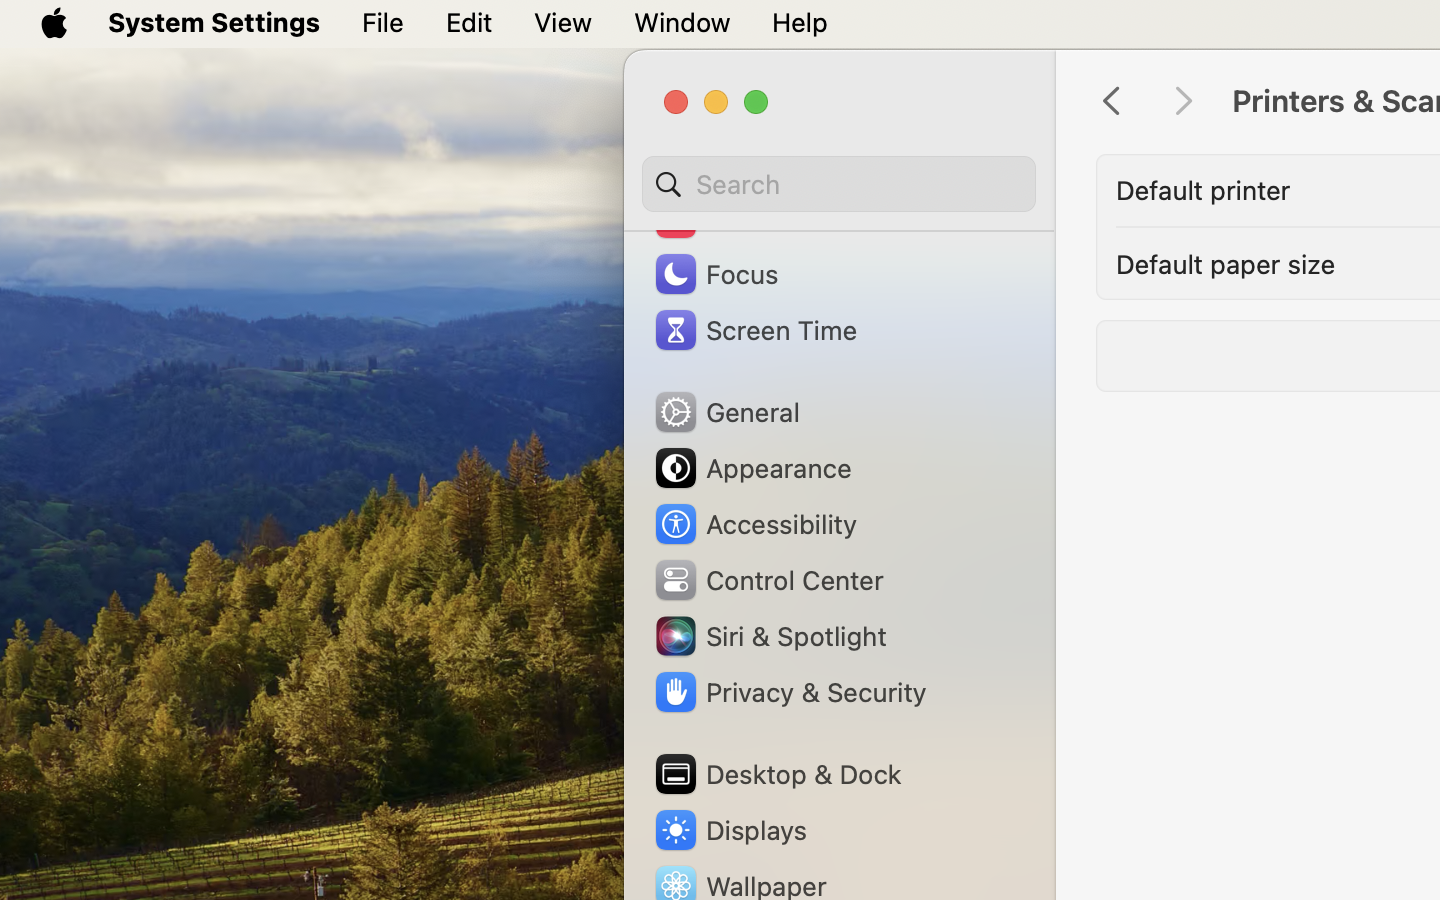  Describe the element at coordinates (1225, 262) in the screenshot. I see `'Default paper size'` at that location.